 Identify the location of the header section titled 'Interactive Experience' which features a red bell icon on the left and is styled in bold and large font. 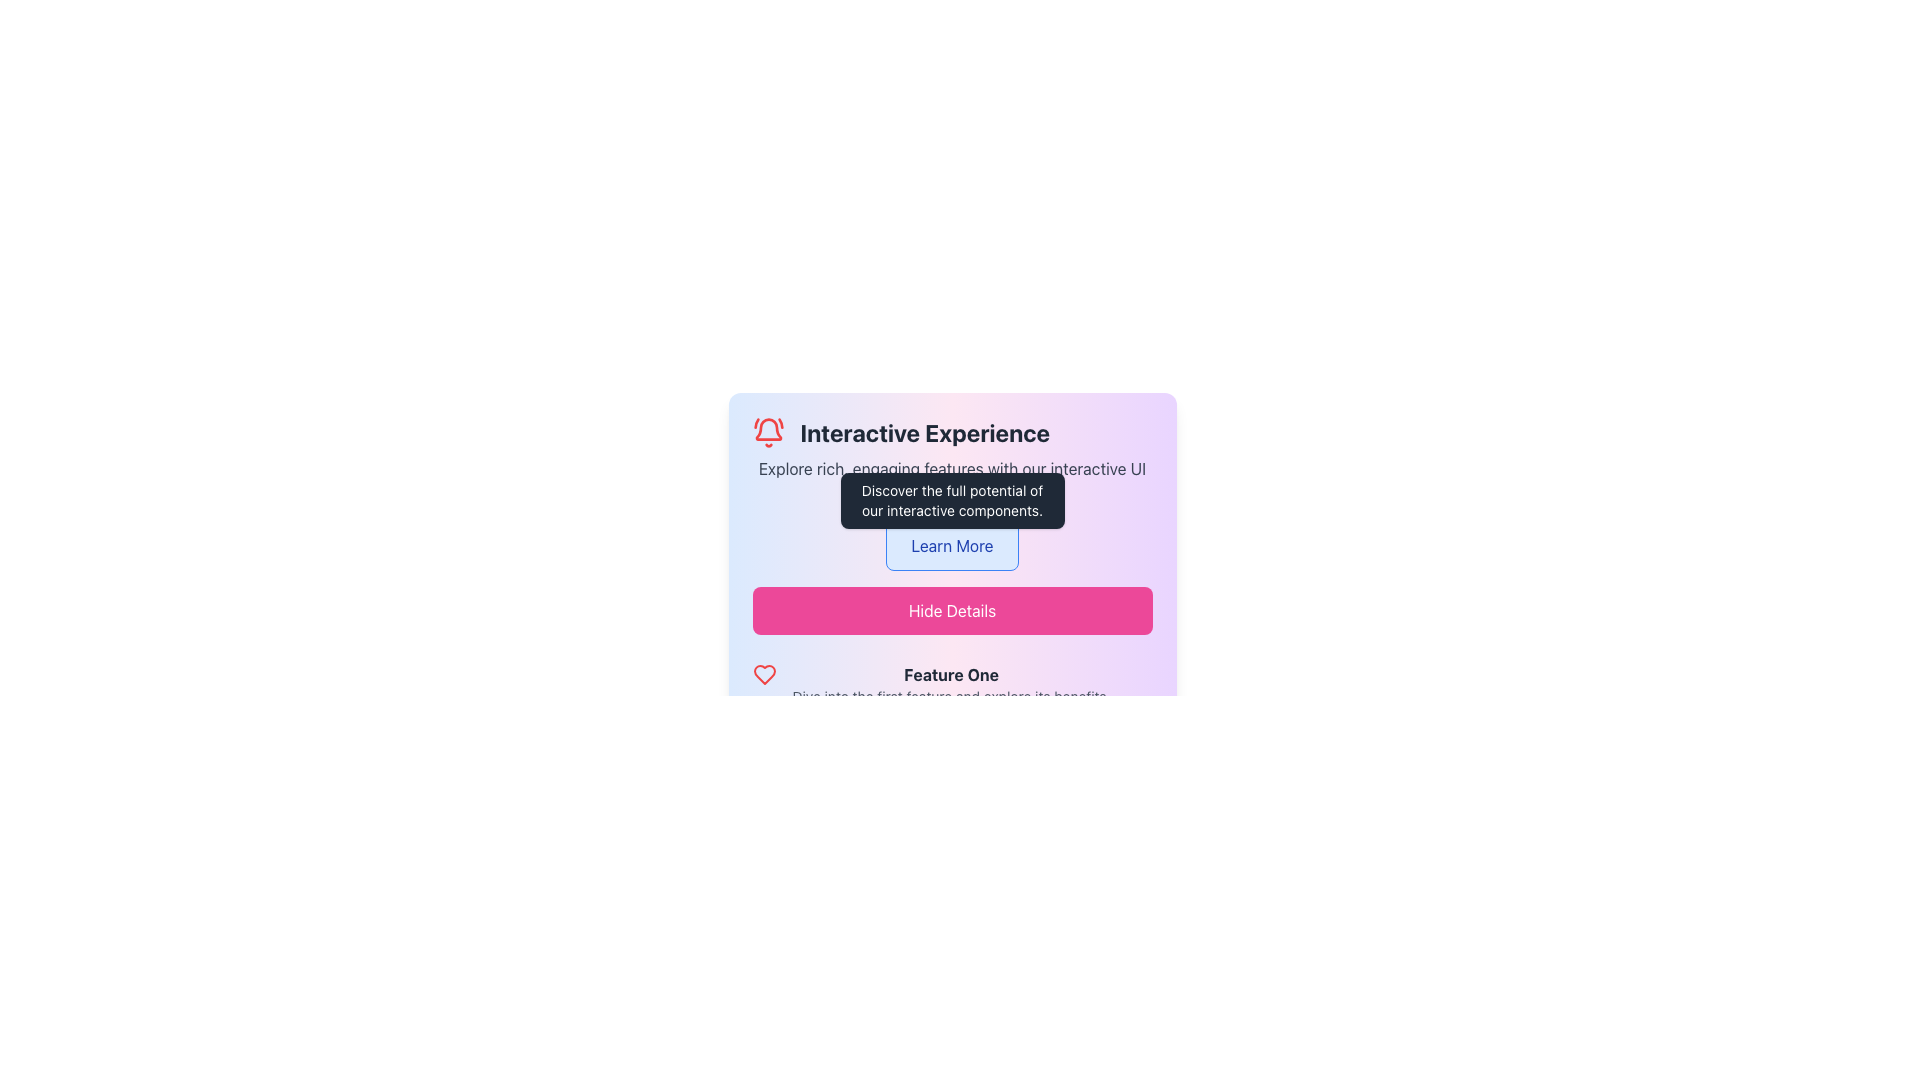
(951, 431).